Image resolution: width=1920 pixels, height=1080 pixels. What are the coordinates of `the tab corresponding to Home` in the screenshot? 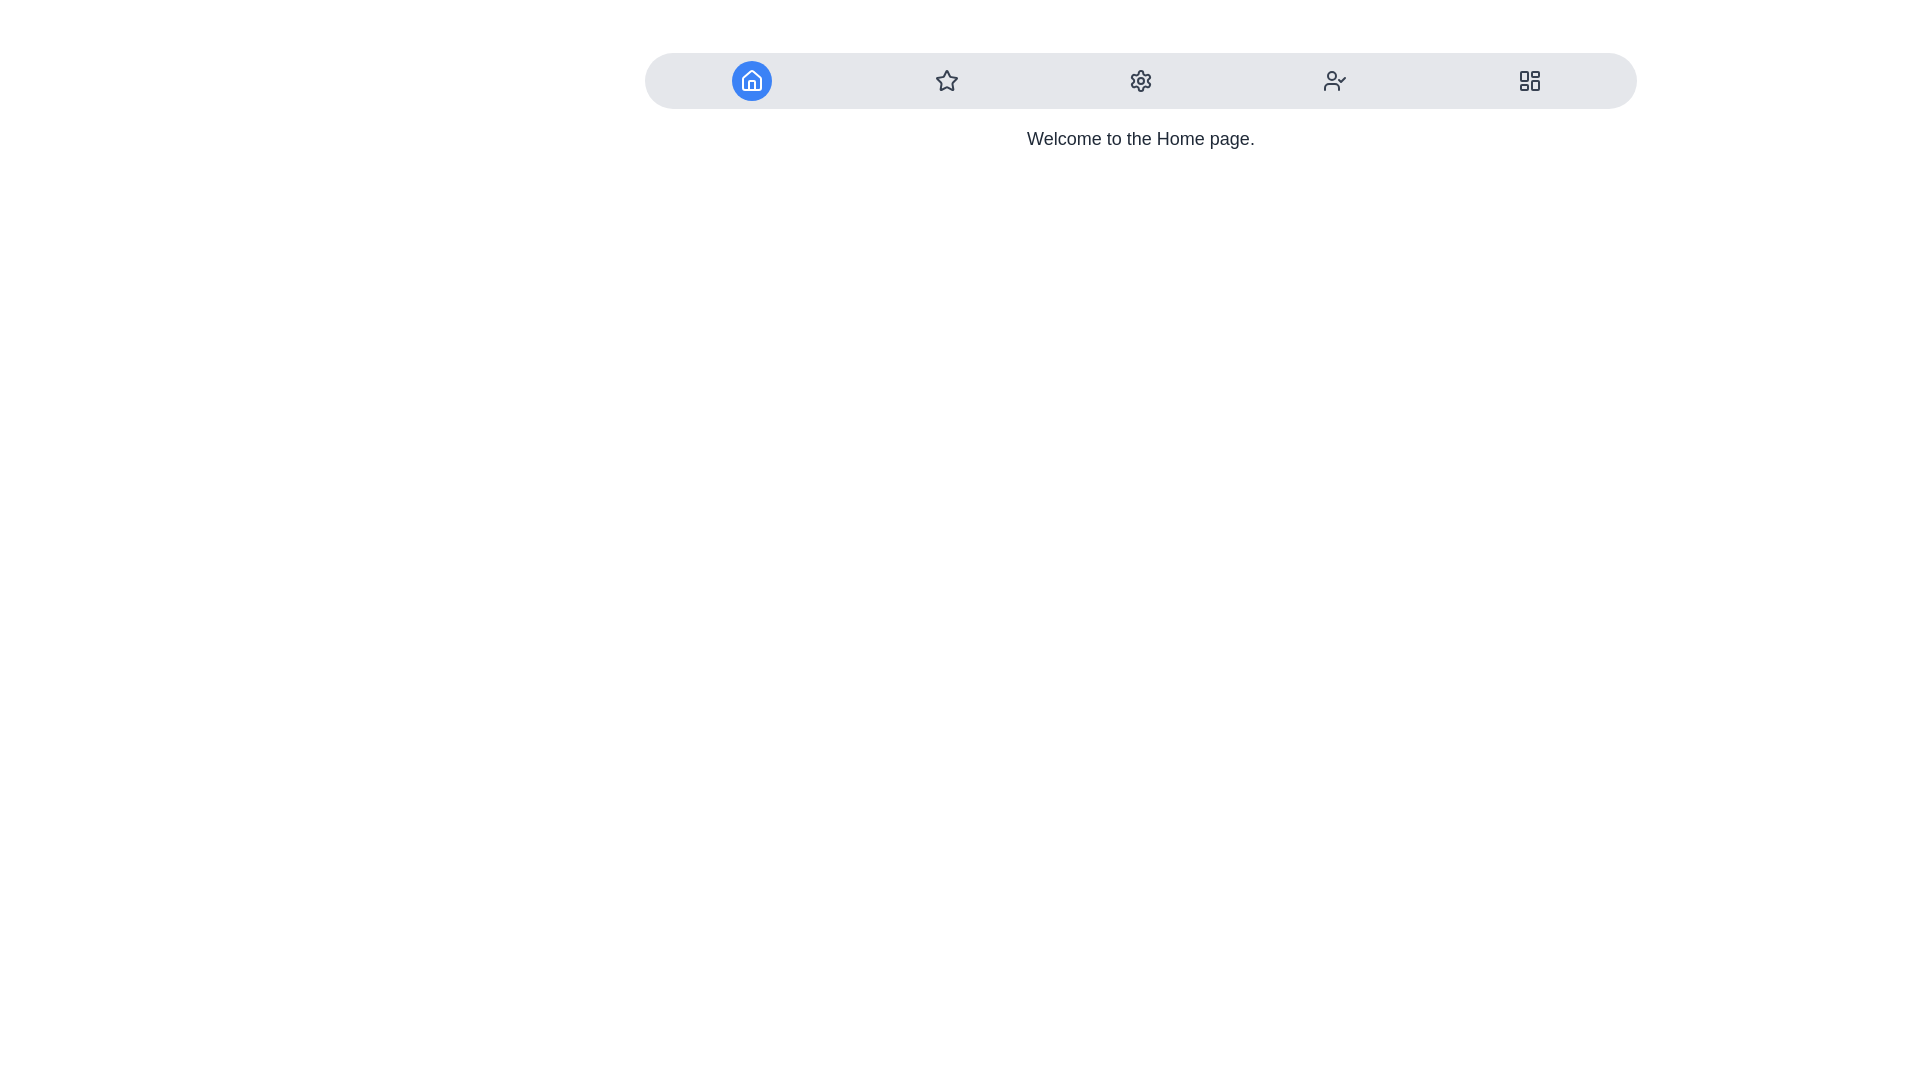 It's located at (751, 80).